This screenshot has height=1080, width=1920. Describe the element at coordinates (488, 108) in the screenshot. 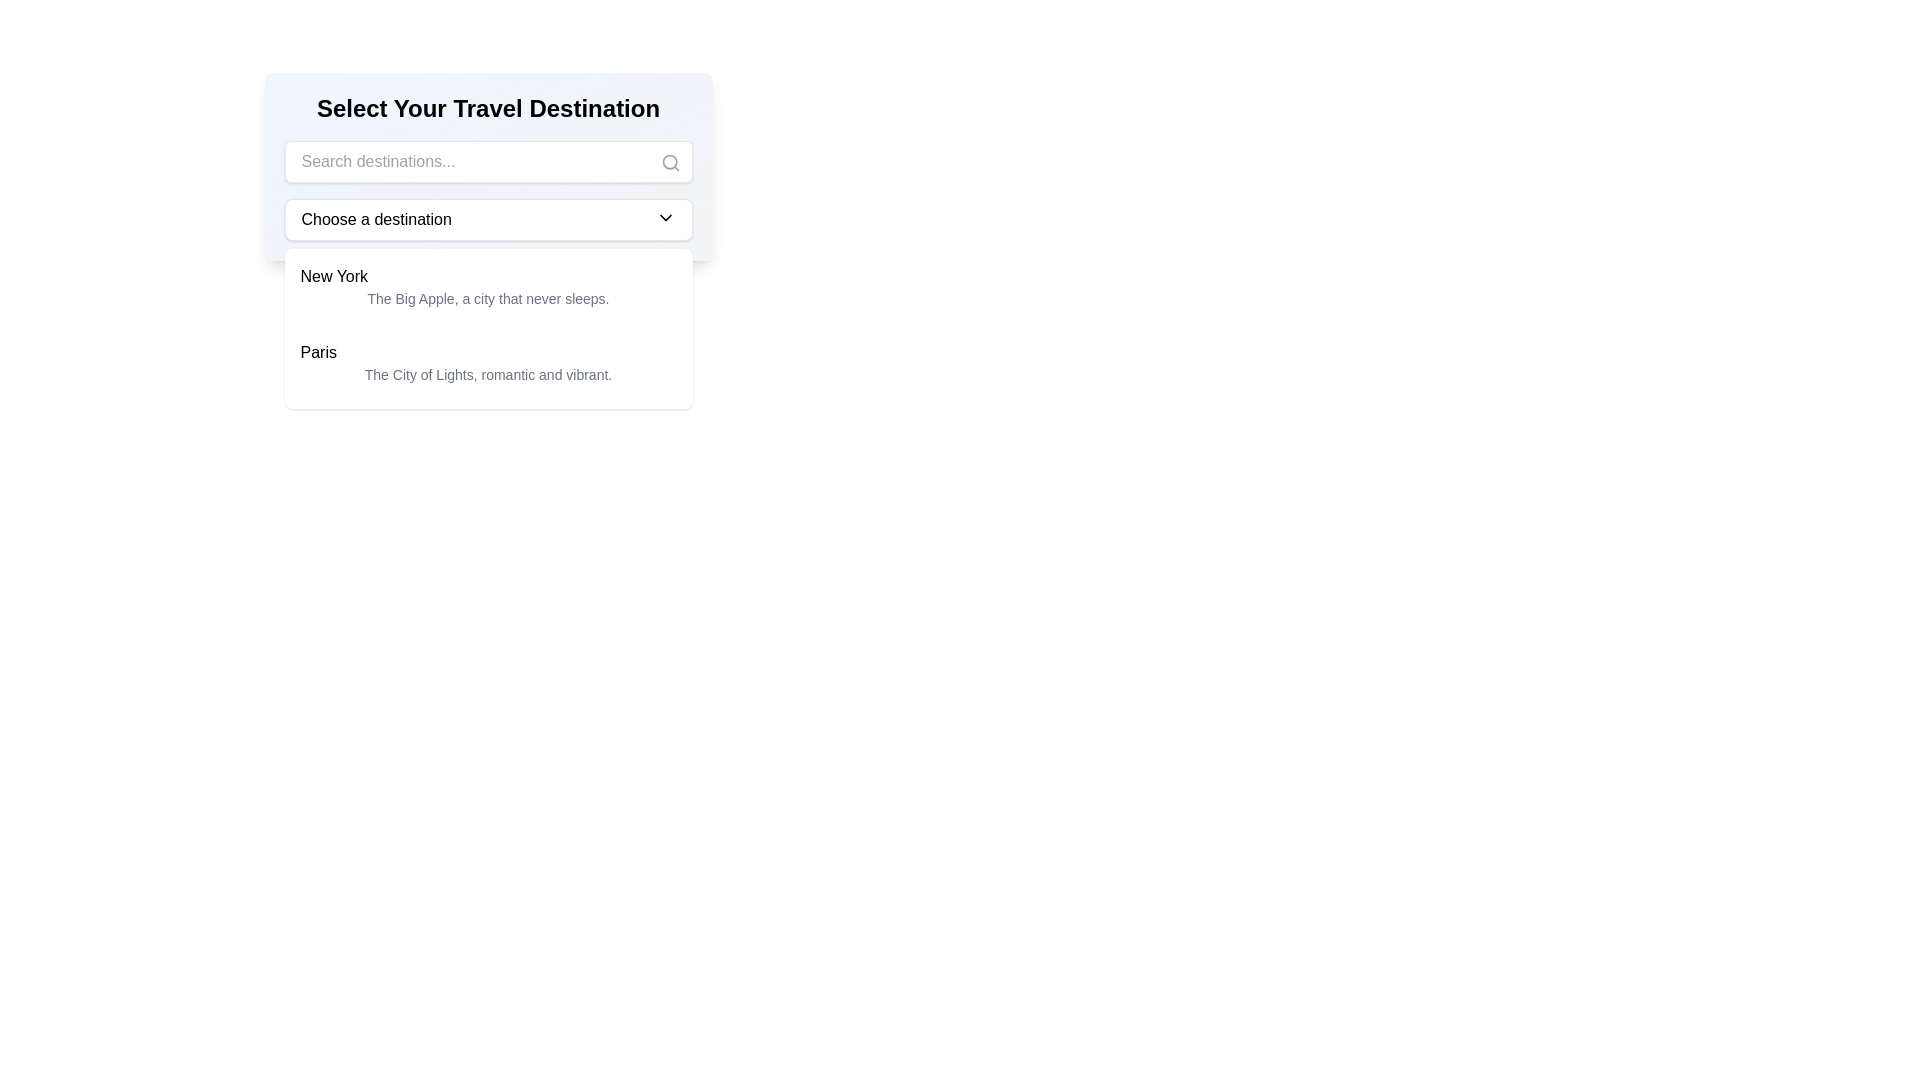

I see `the text heading 'Select Your Travel Destination' which is centrally positioned at the top of a light-gray pane in the travel selection interface` at that location.